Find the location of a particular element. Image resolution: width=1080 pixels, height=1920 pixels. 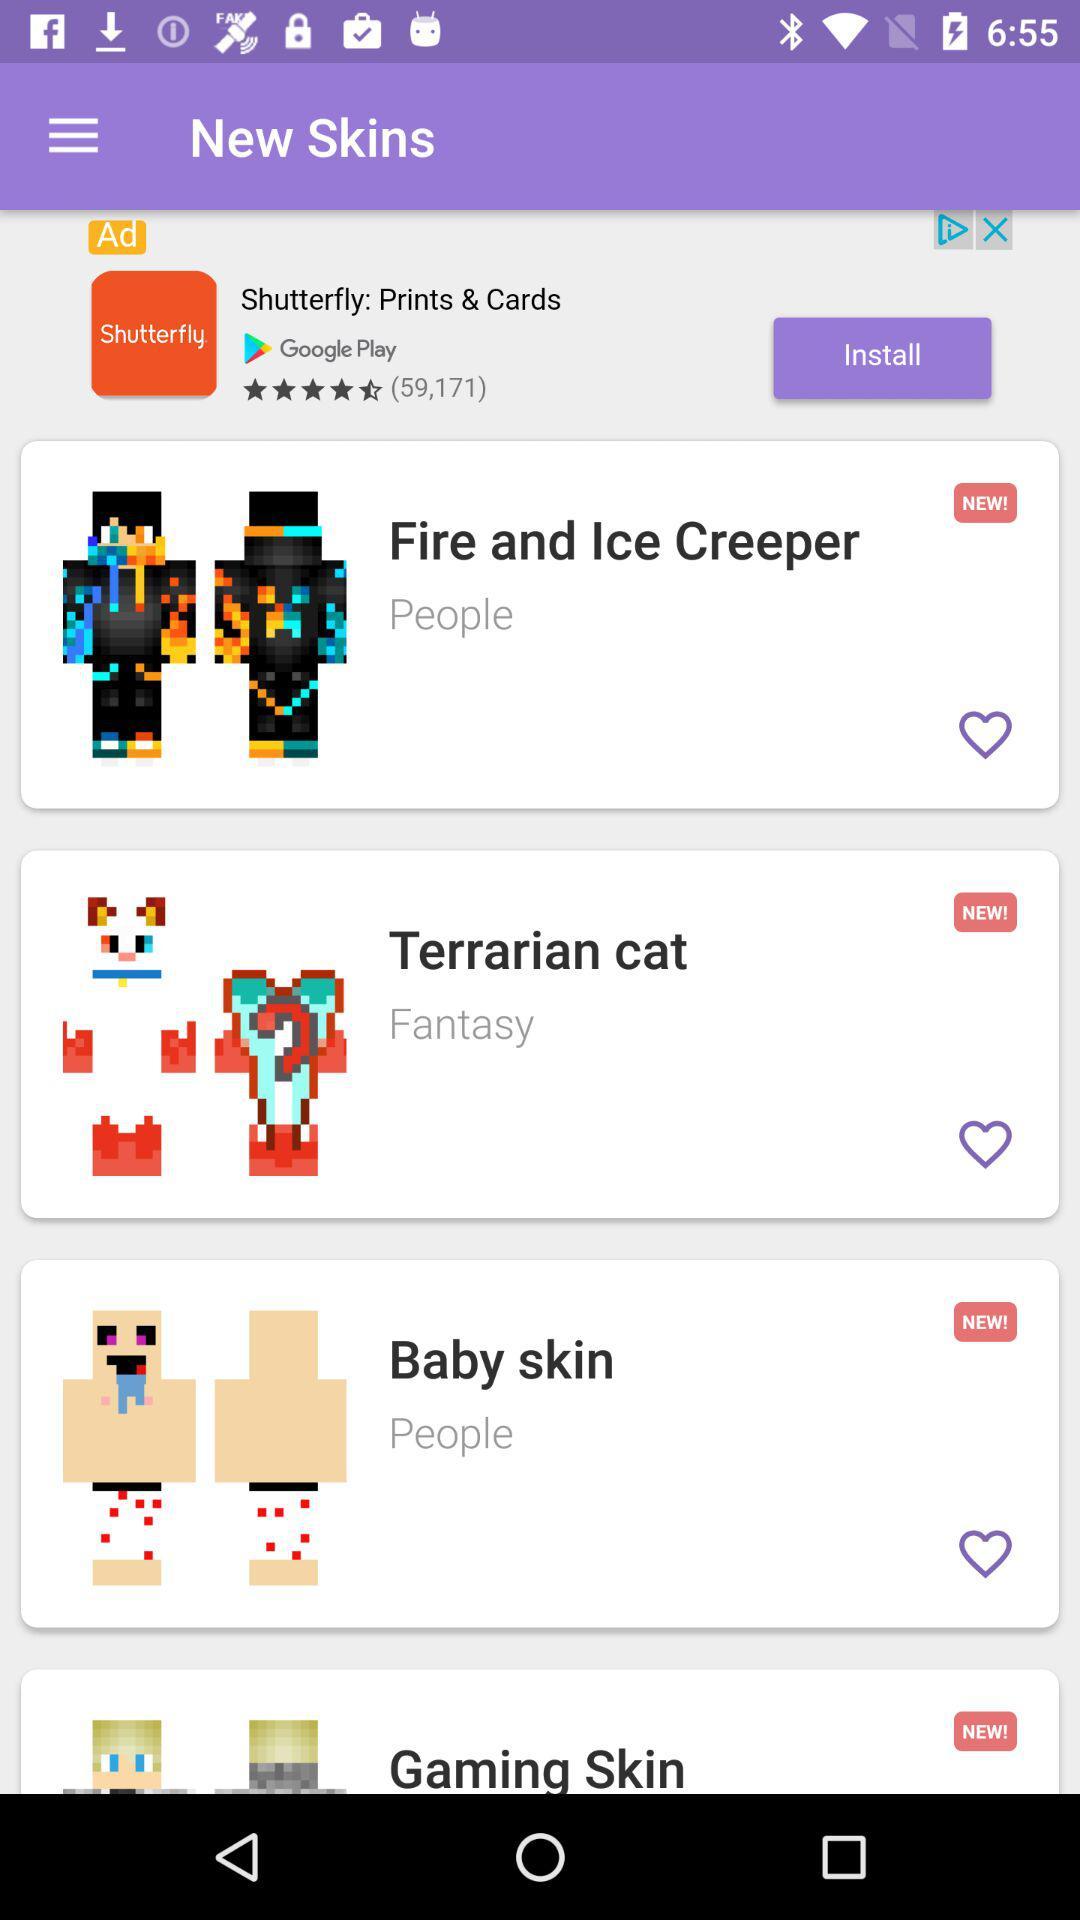

love this entry is located at coordinates (984, 1144).